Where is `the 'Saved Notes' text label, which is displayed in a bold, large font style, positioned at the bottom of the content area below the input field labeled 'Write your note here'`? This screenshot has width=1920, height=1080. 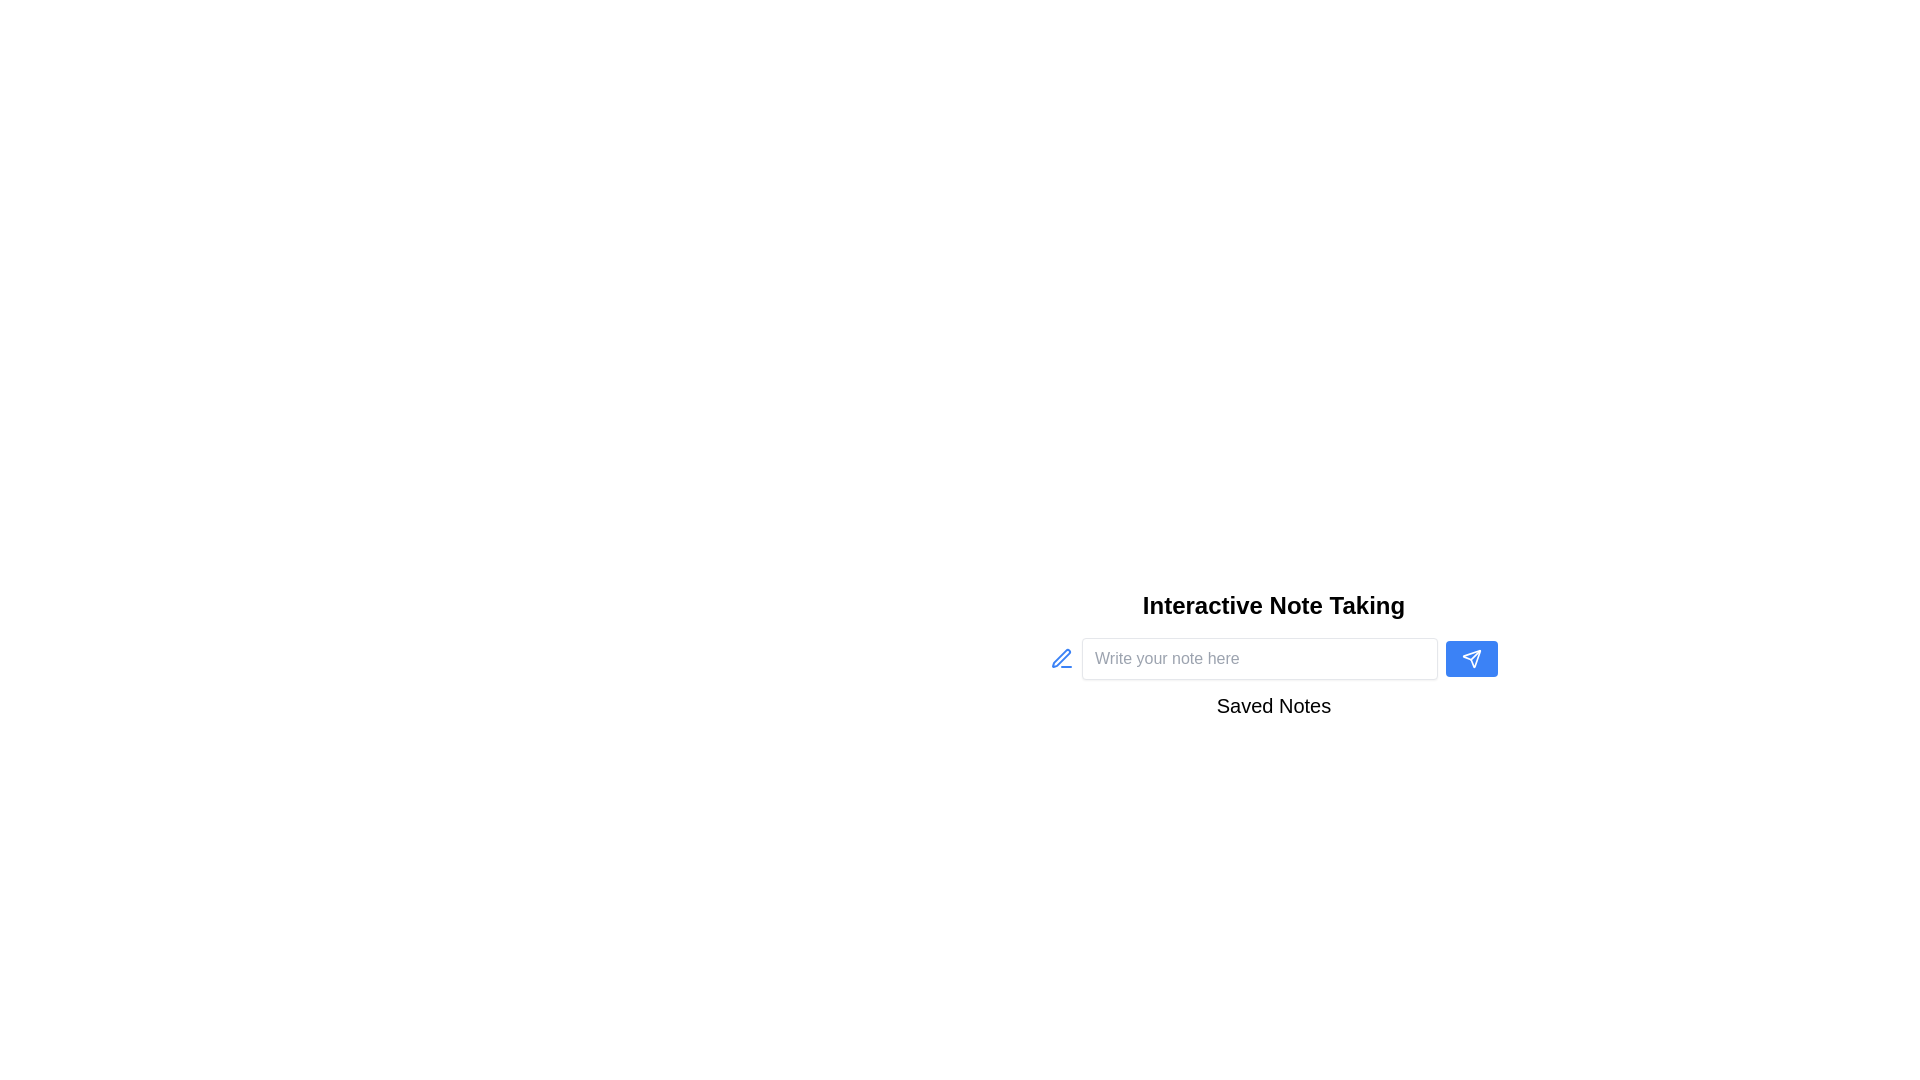
the 'Saved Notes' text label, which is displayed in a bold, large font style, positioned at the bottom of the content area below the input field labeled 'Write your note here' is located at coordinates (1272, 704).